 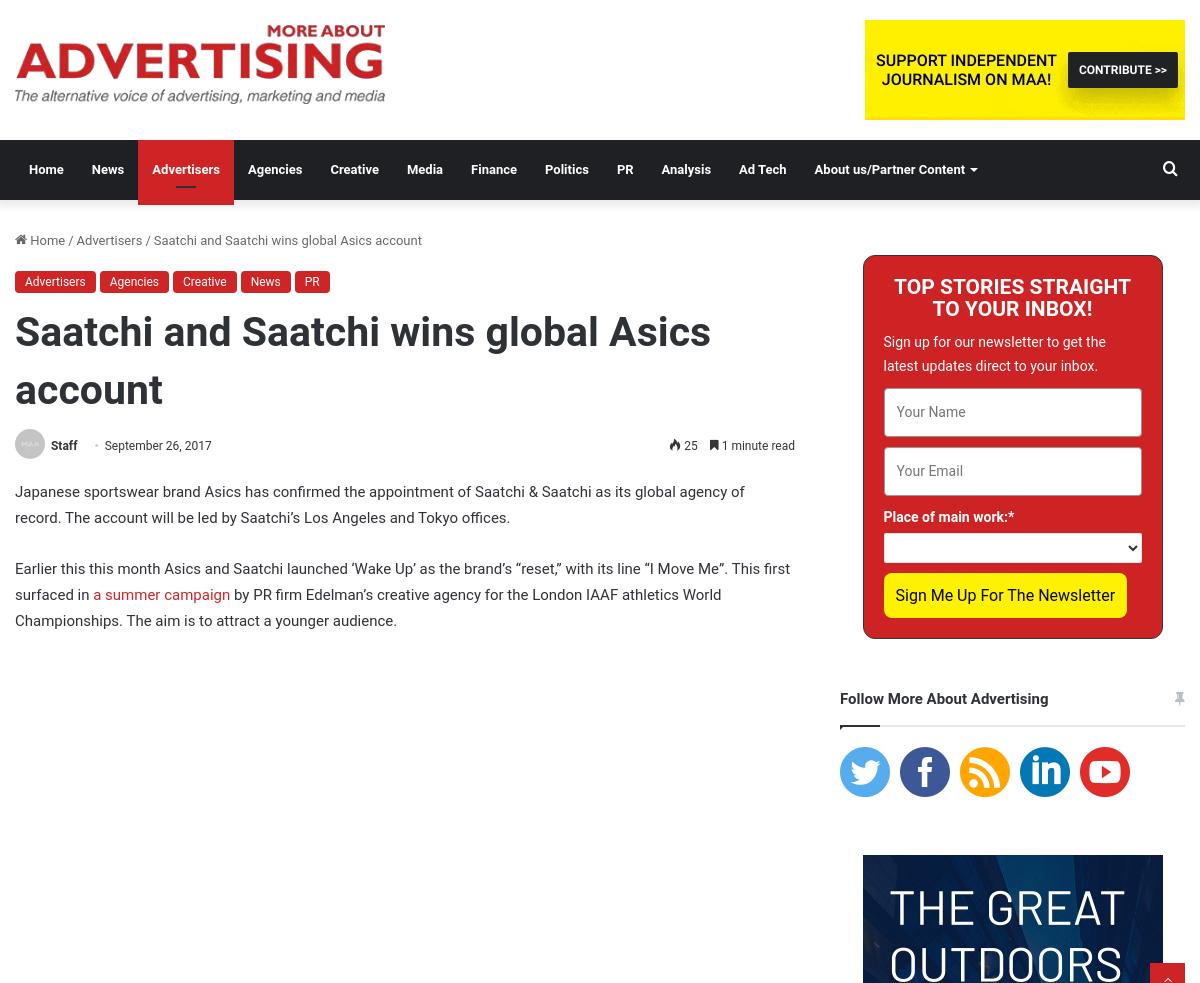 What do you see at coordinates (156, 444) in the screenshot?
I see `'September 26, 2017'` at bounding box center [156, 444].